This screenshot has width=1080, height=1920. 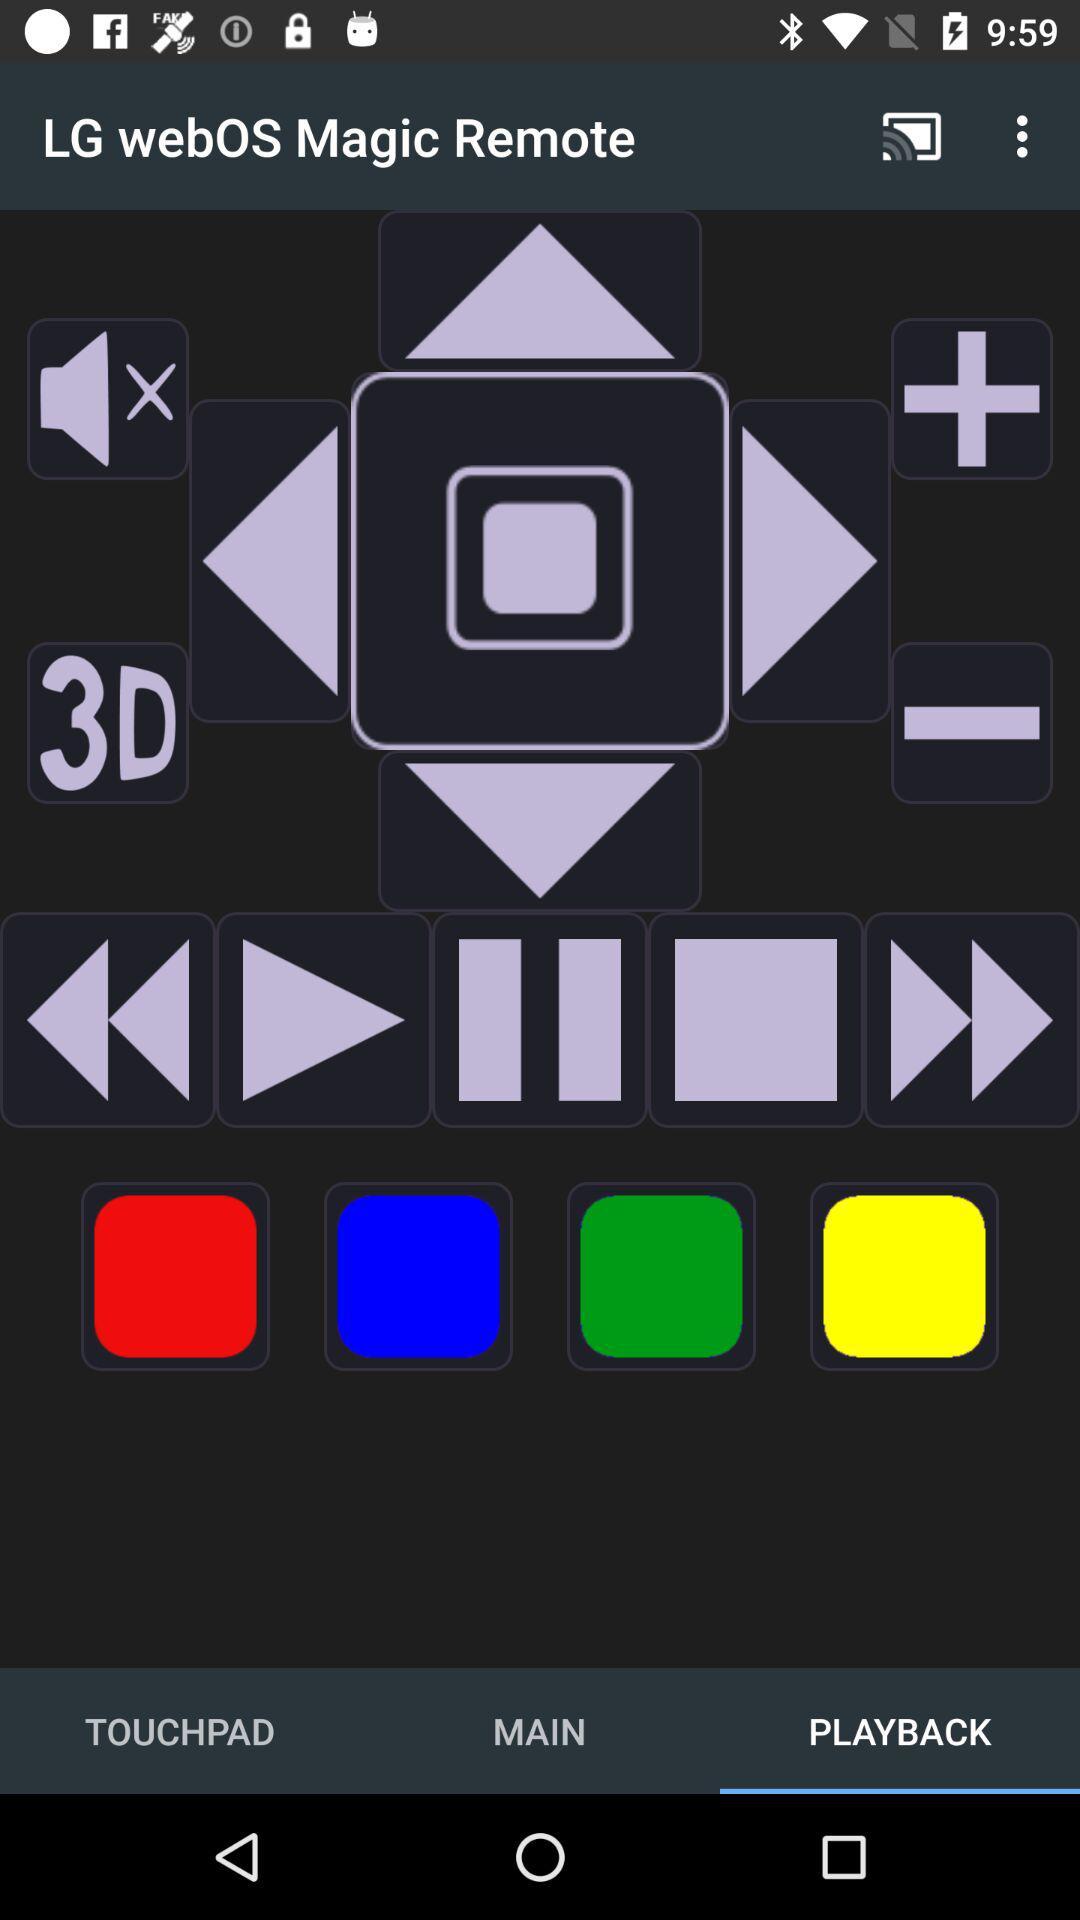 I want to click on creat message, so click(x=108, y=1019).